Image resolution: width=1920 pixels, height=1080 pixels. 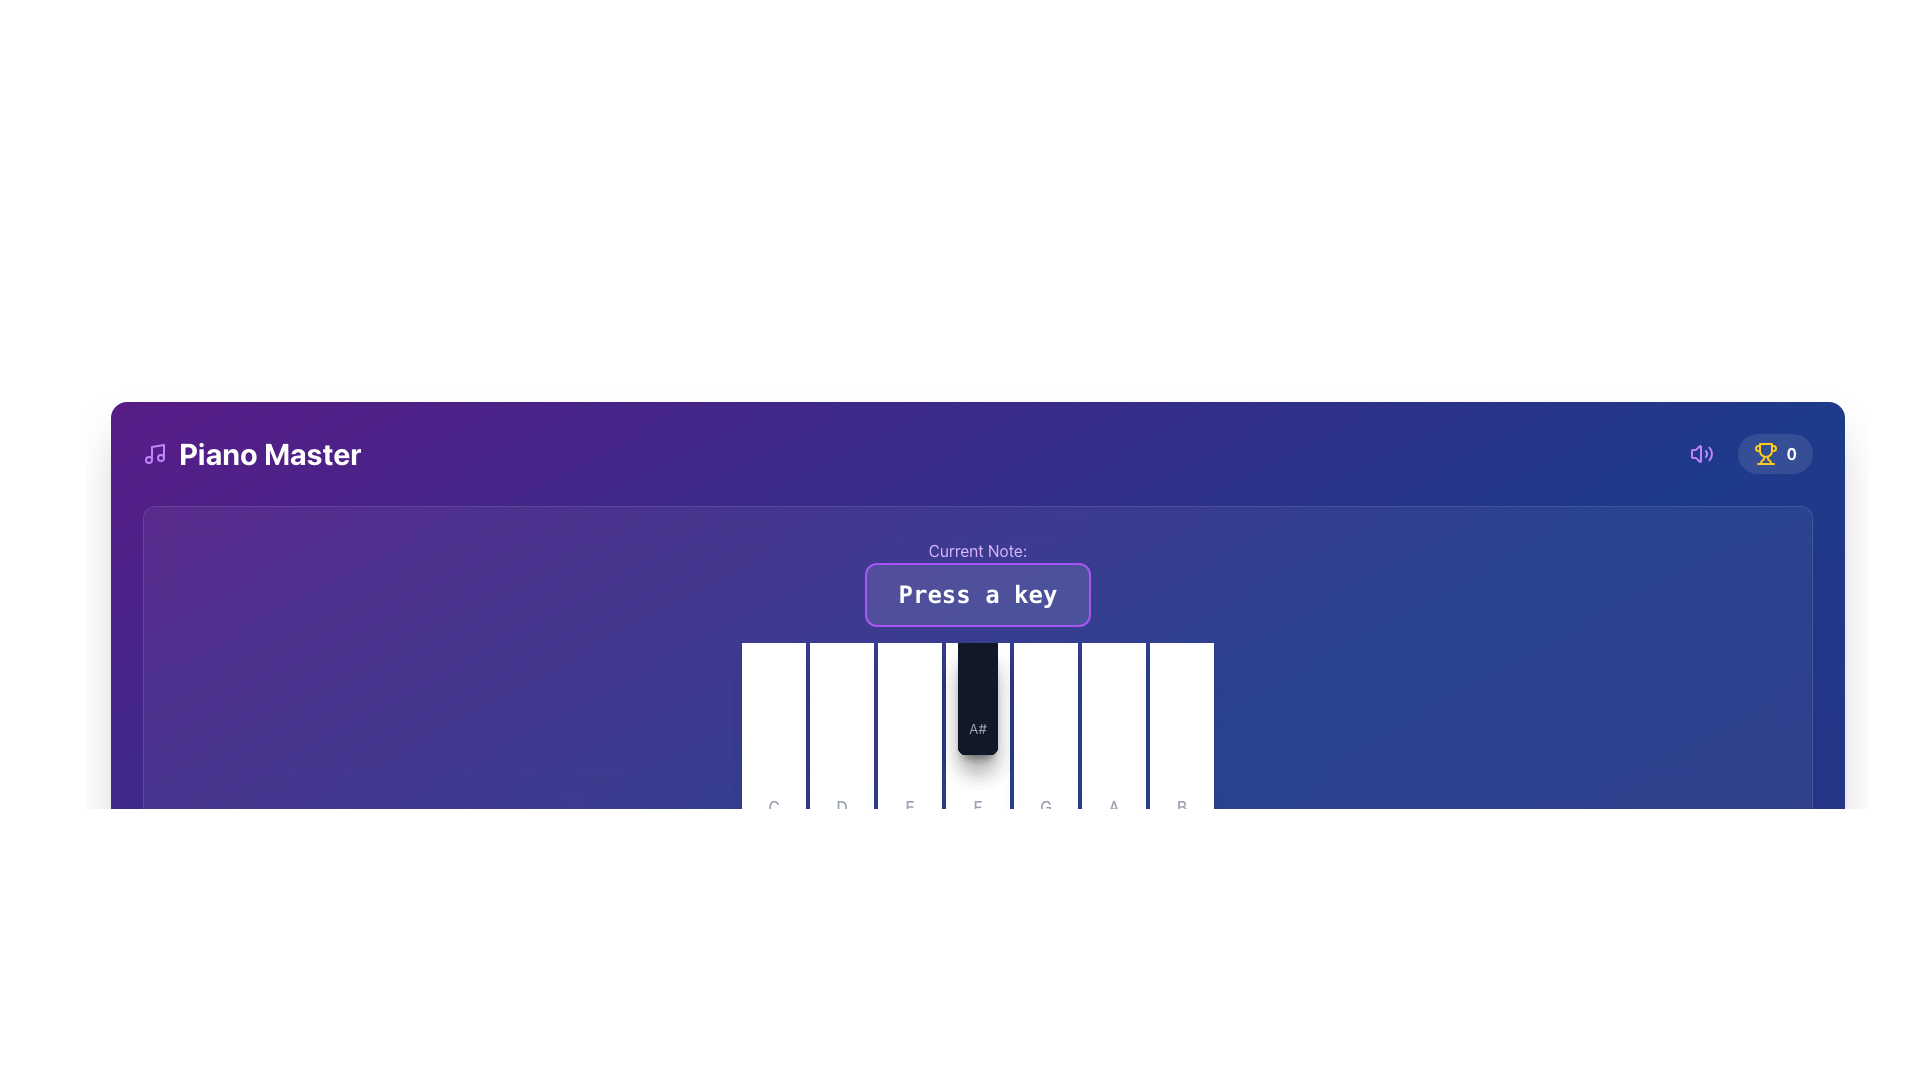 What do you see at coordinates (978, 593) in the screenshot?
I see `the text label with the message 'Press a key' that is displayed in white on a semi-transparent white button with a purple border, located underneath the 'Current Note:' text` at bounding box center [978, 593].